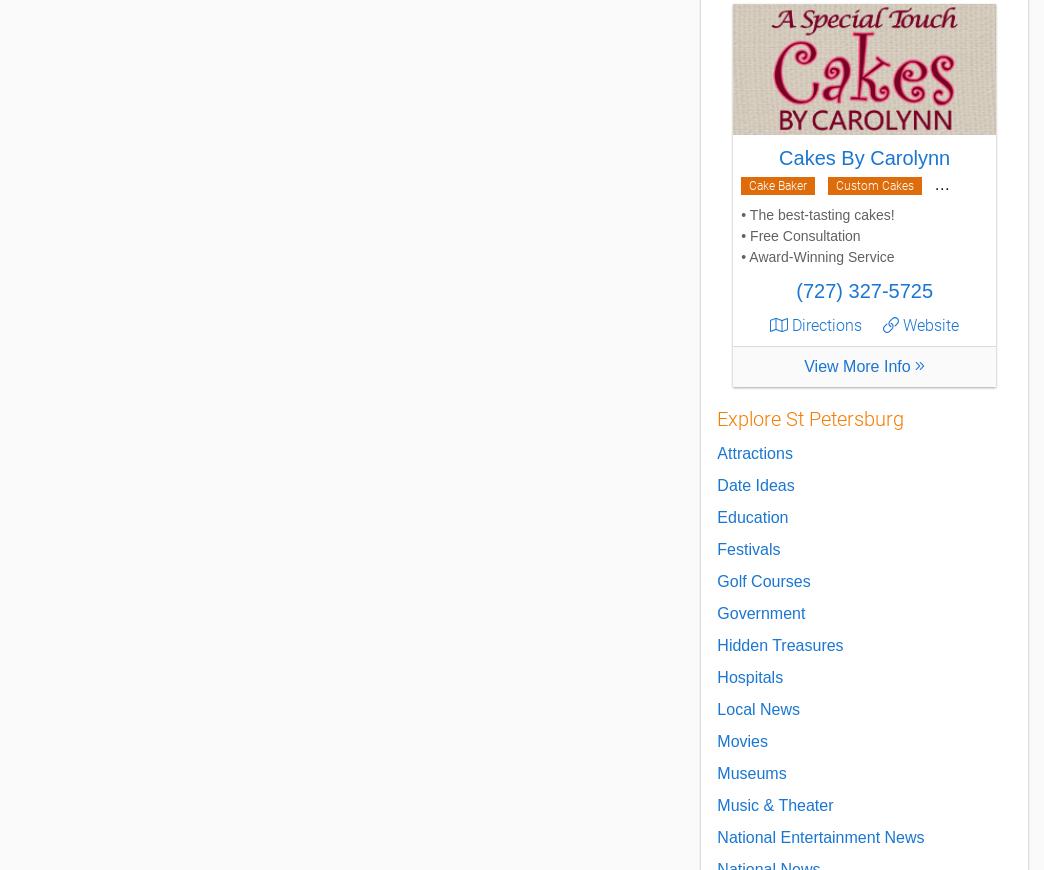 Image resolution: width=1044 pixels, height=870 pixels. Describe the element at coordinates (748, 548) in the screenshot. I see `'Festivals'` at that location.